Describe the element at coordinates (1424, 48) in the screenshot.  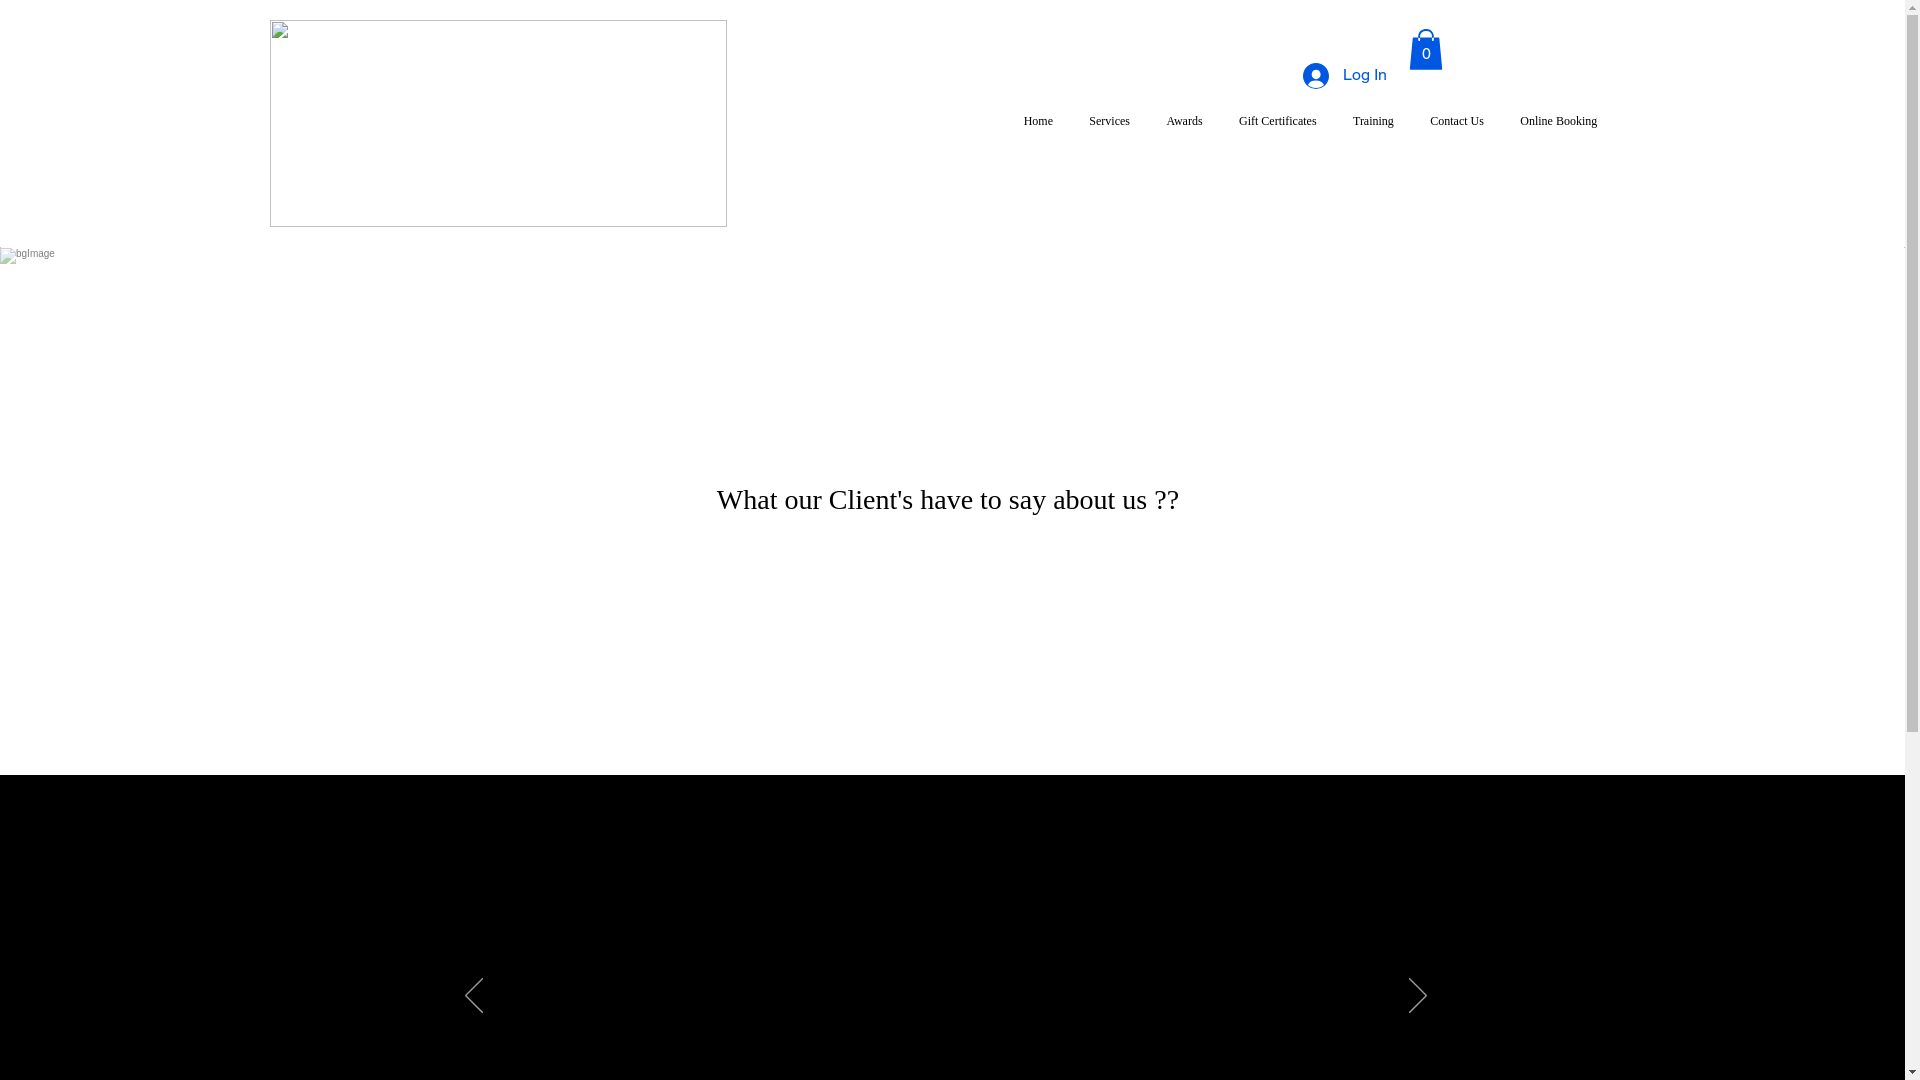
I see `'0'` at that location.